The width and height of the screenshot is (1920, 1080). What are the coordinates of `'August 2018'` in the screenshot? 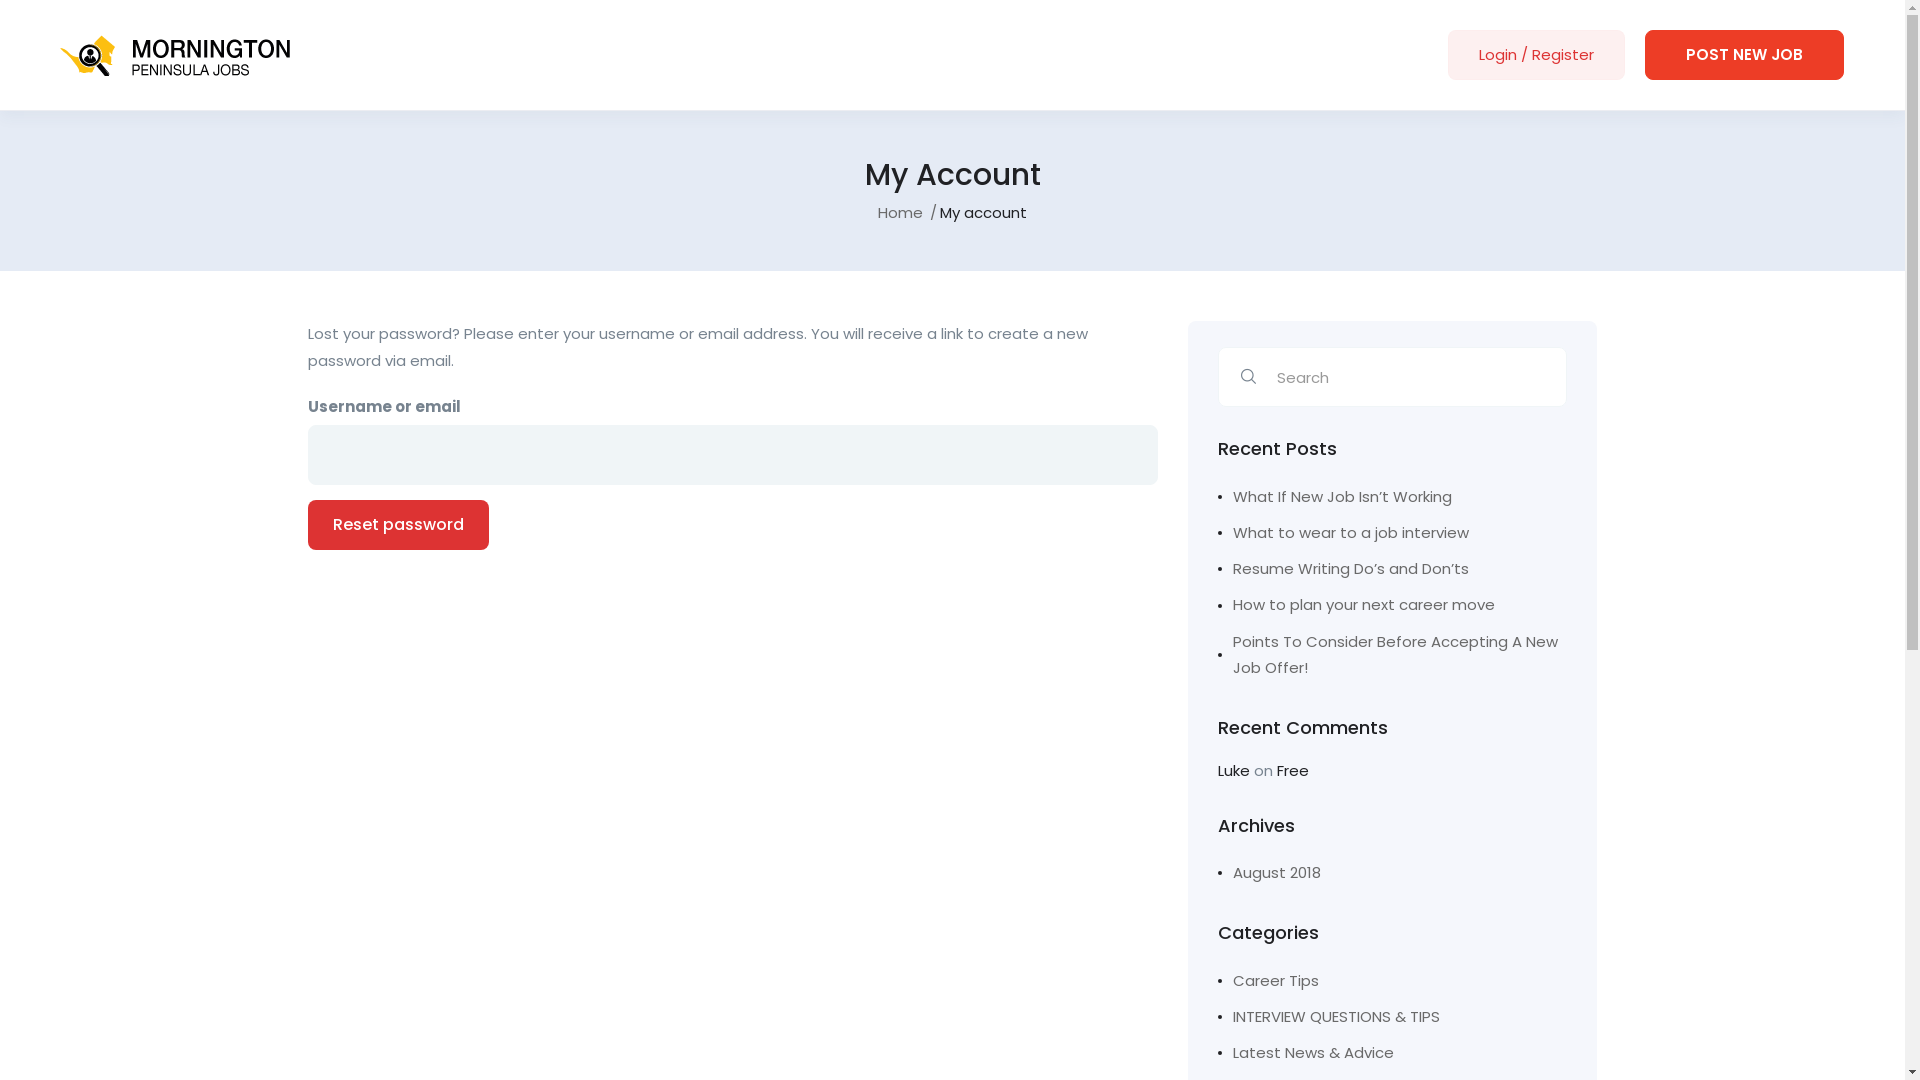 It's located at (1268, 871).